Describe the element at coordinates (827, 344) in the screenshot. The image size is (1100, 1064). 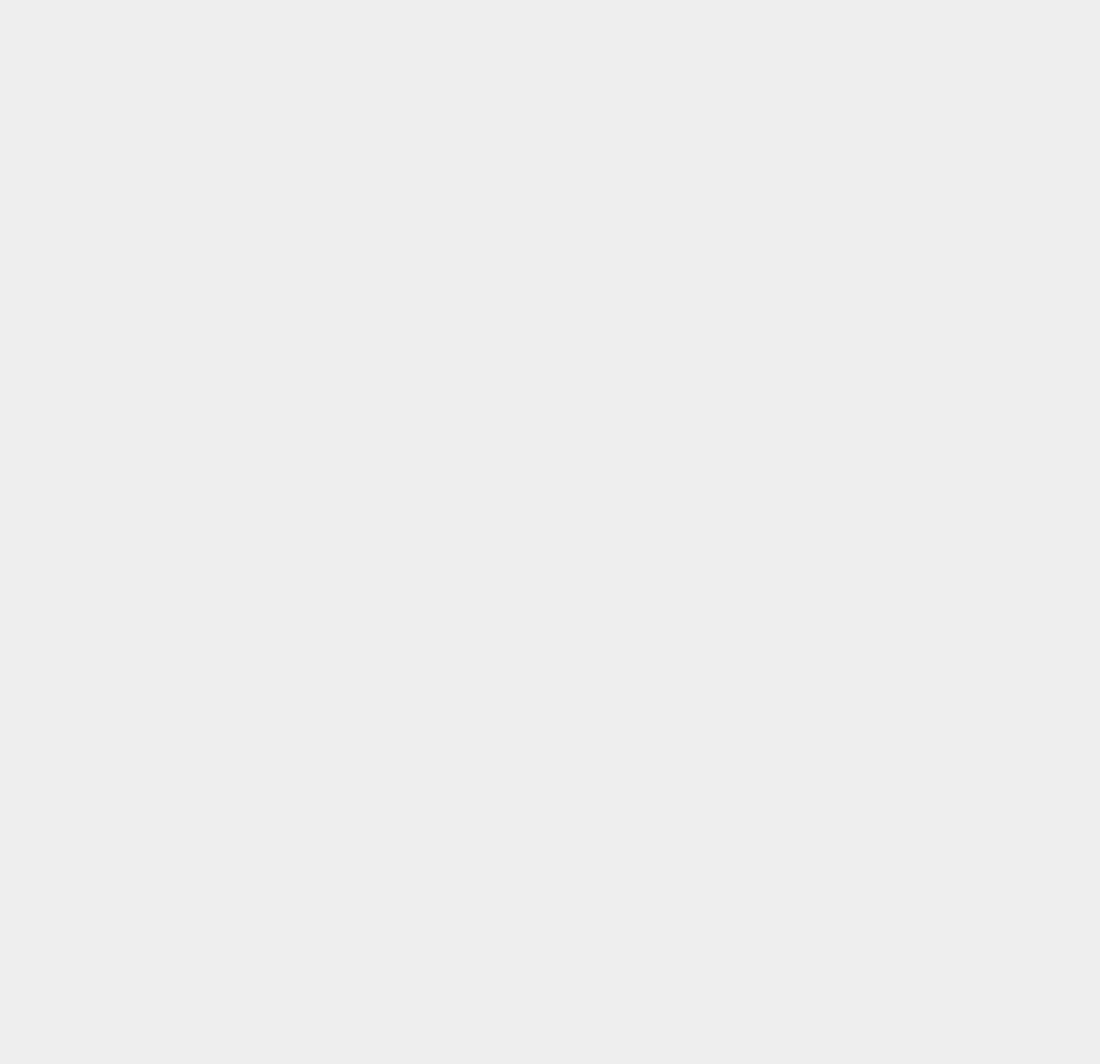
I see `'Video Marketing'` at that location.